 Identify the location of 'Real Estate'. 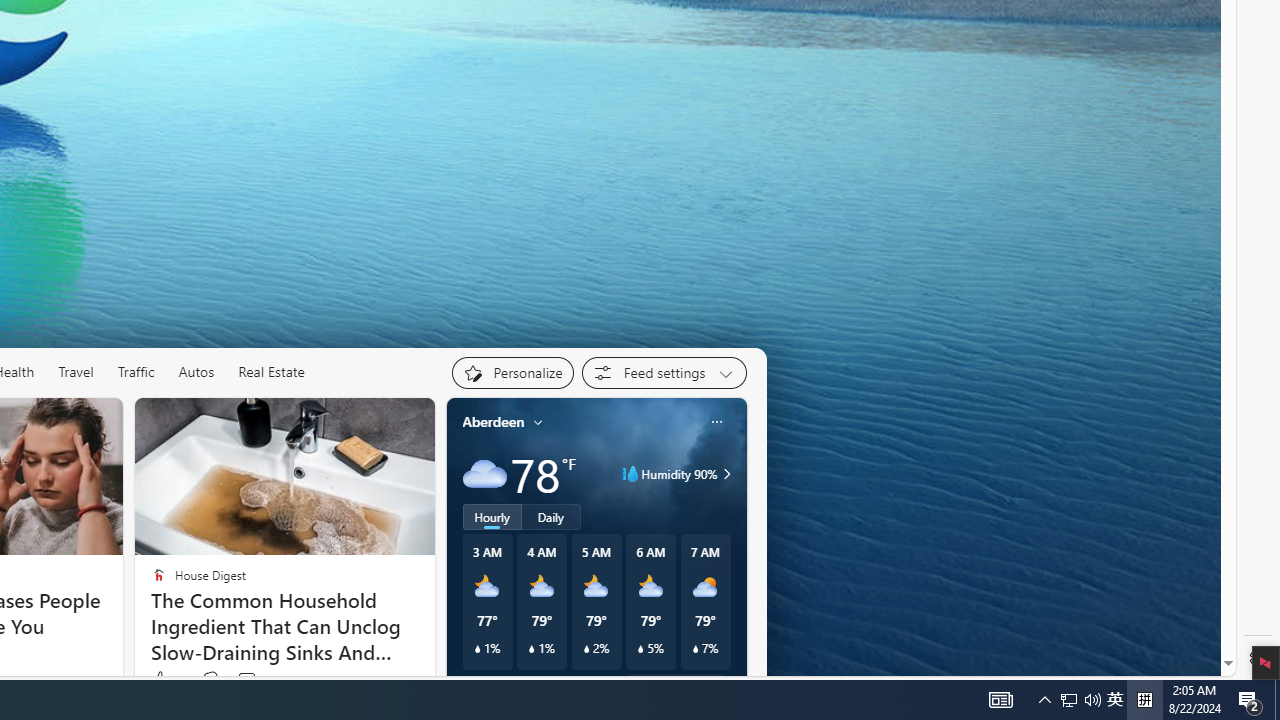
(270, 371).